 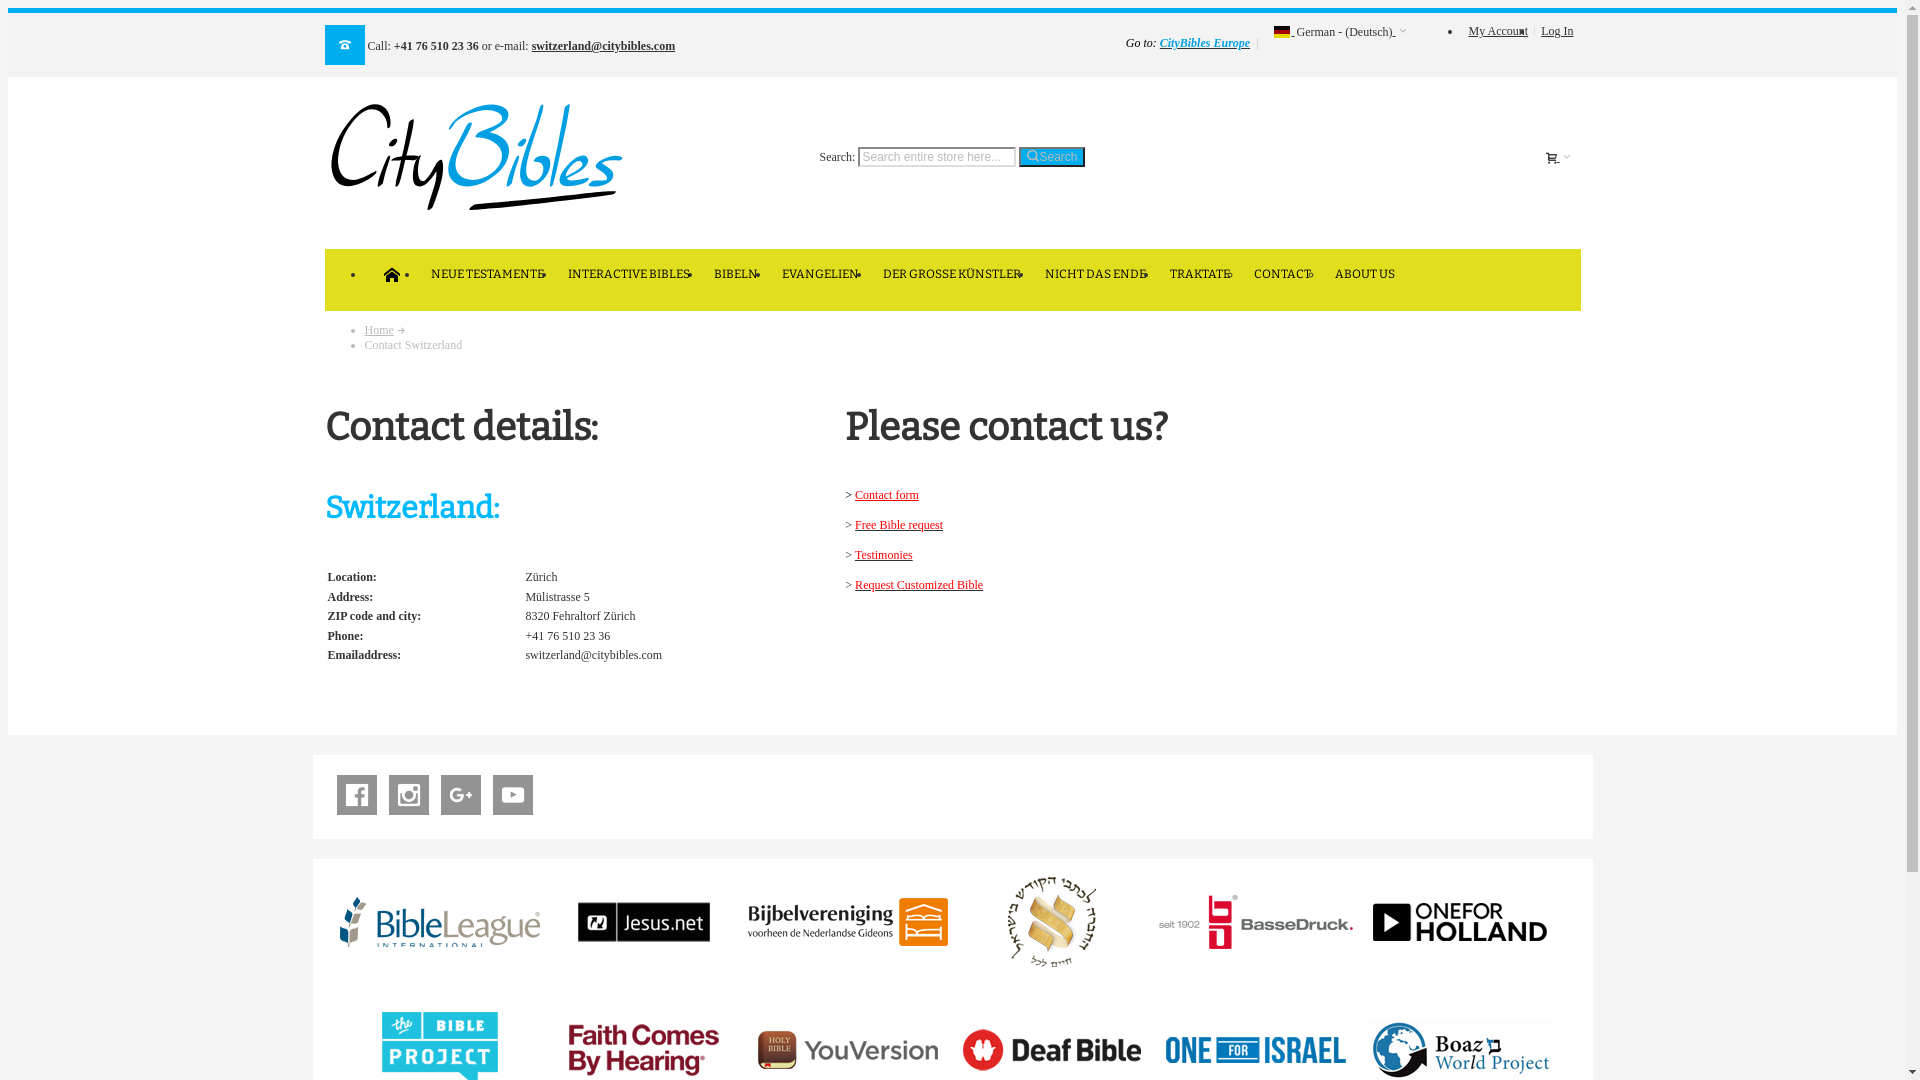 What do you see at coordinates (486, 273) in the screenshot?
I see `'NEUE TESTAMENTE'` at bounding box center [486, 273].